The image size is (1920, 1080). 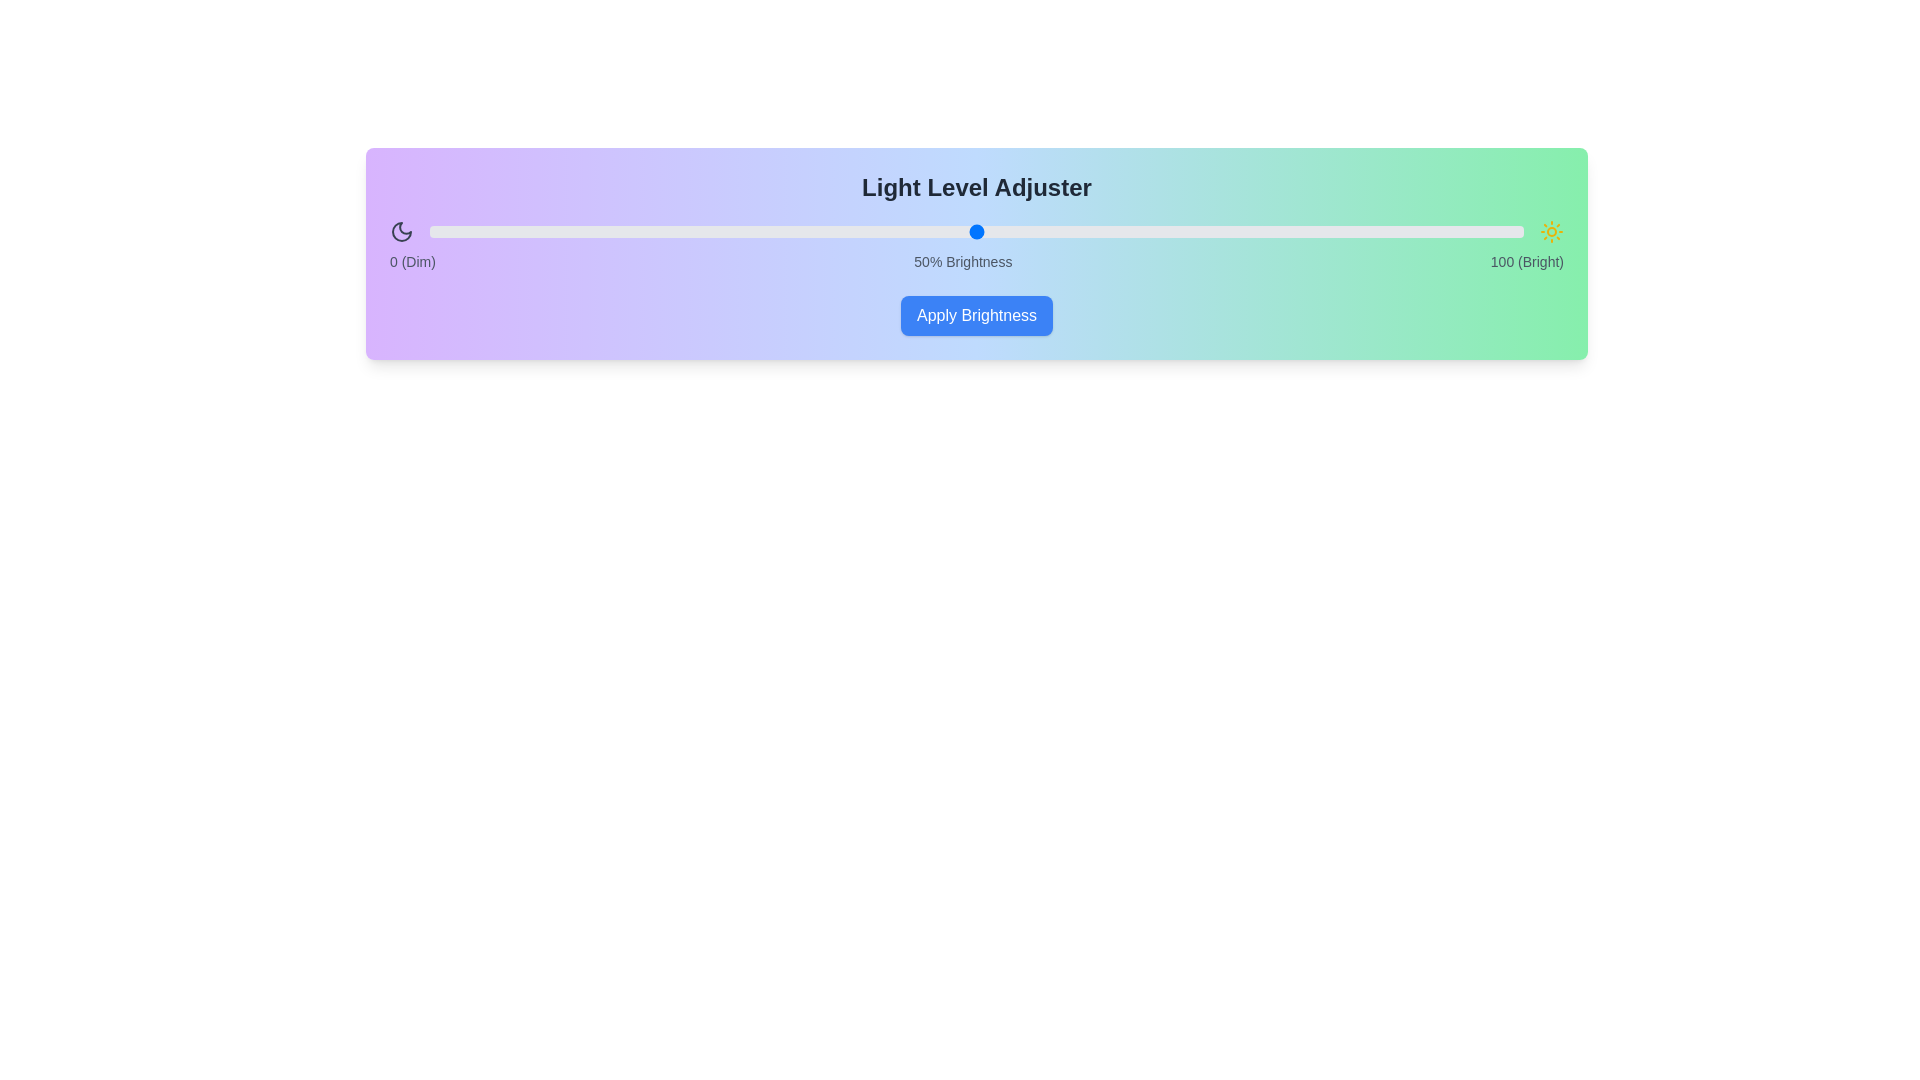 What do you see at coordinates (856, 230) in the screenshot?
I see `the brightness slider to 39%` at bounding box center [856, 230].